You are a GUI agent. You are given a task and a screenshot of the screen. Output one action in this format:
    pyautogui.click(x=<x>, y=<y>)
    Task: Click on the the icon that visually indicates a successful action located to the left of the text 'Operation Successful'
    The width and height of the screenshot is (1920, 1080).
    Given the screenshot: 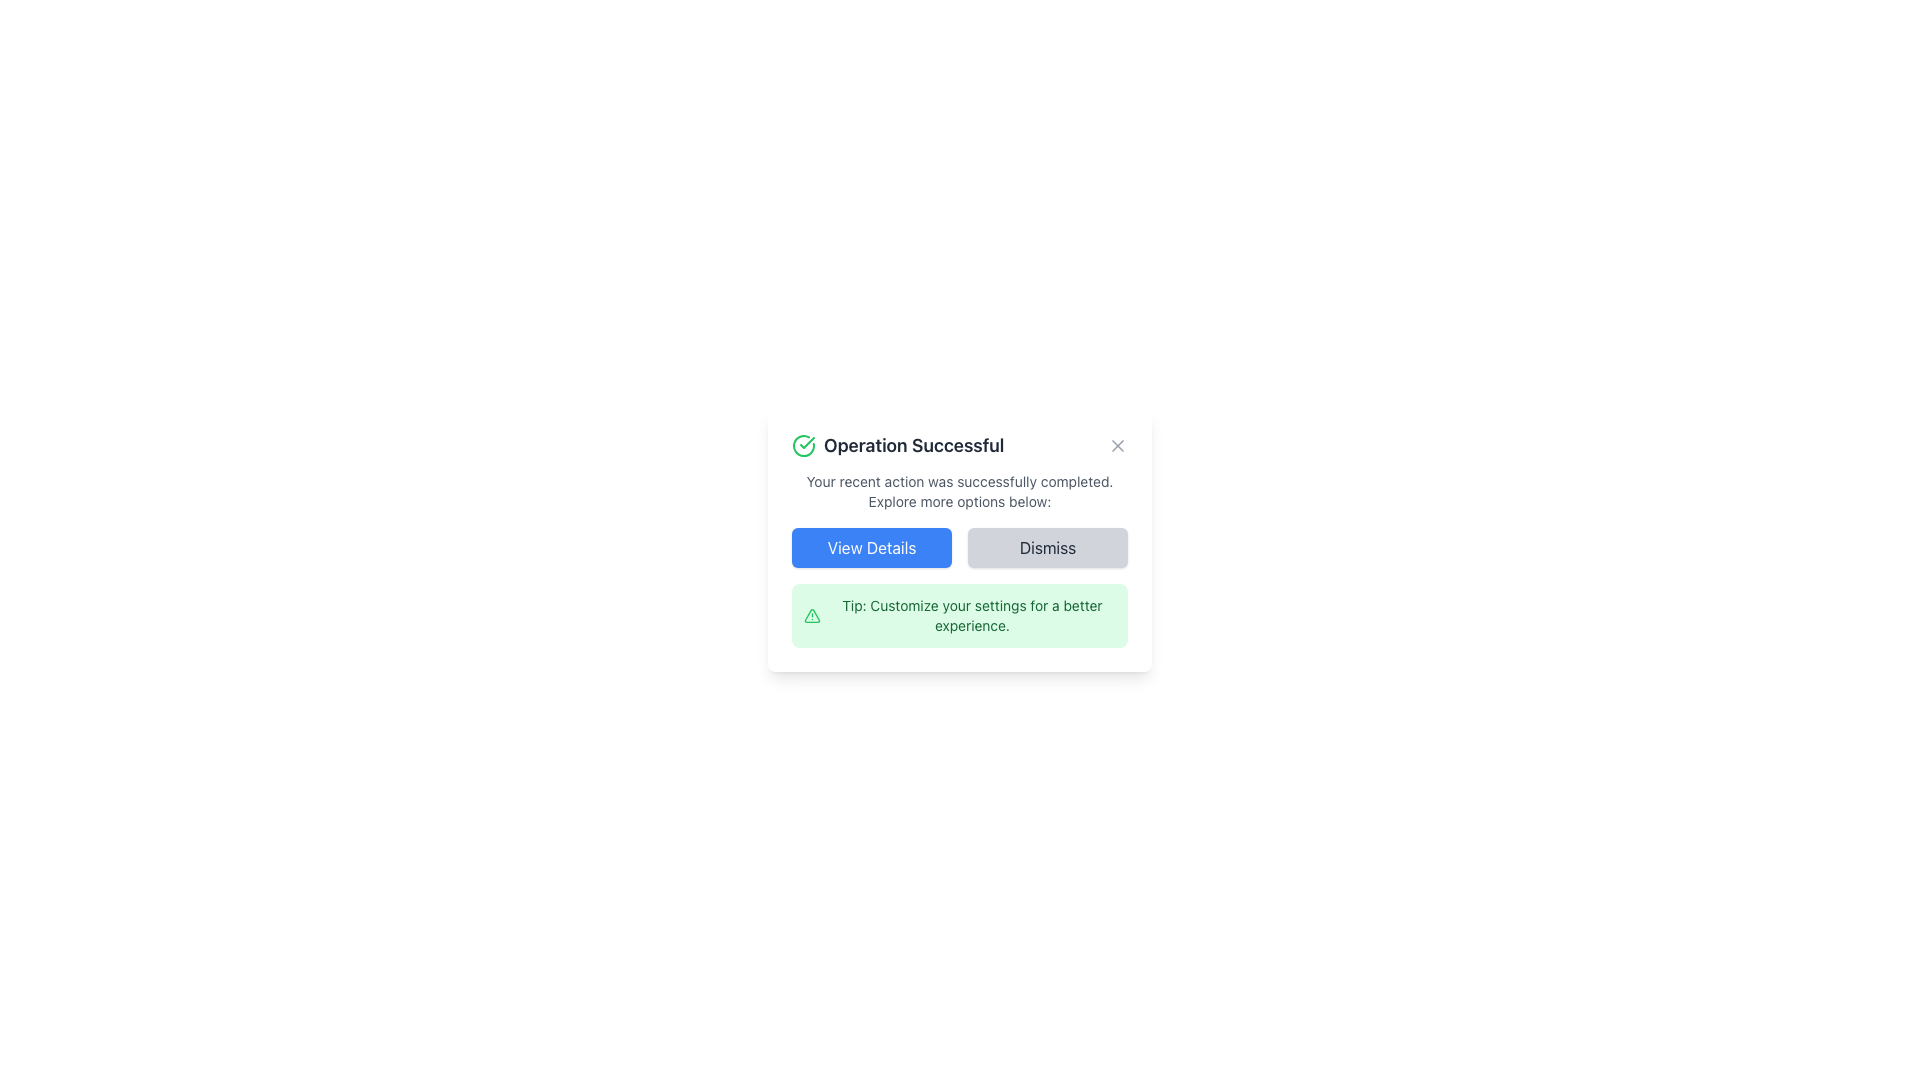 What is the action you would take?
    pyautogui.click(x=804, y=445)
    